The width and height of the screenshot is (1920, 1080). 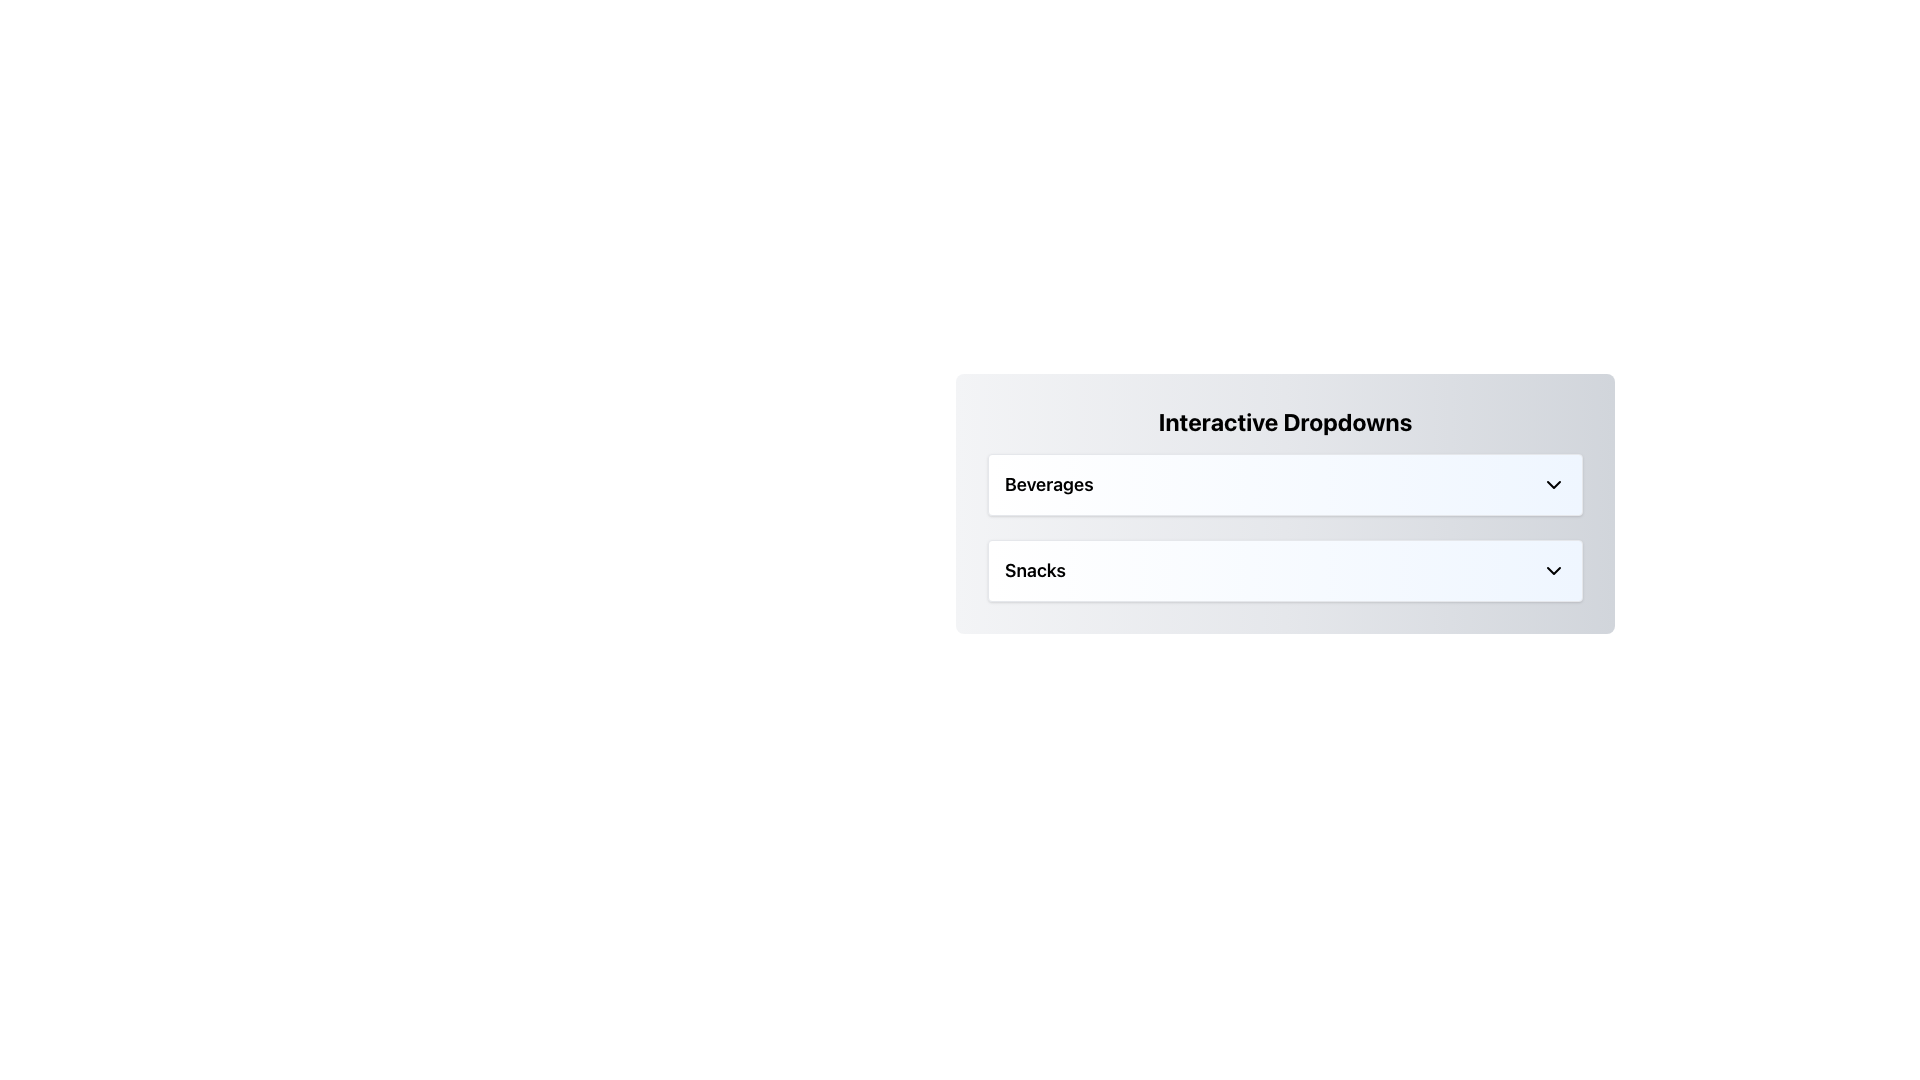 What do you see at coordinates (1285, 570) in the screenshot?
I see `the dropdown trigger element for the 'Snacks' category located below the 'Interactive Dropdowns' title and above the 'Beverages' element` at bounding box center [1285, 570].